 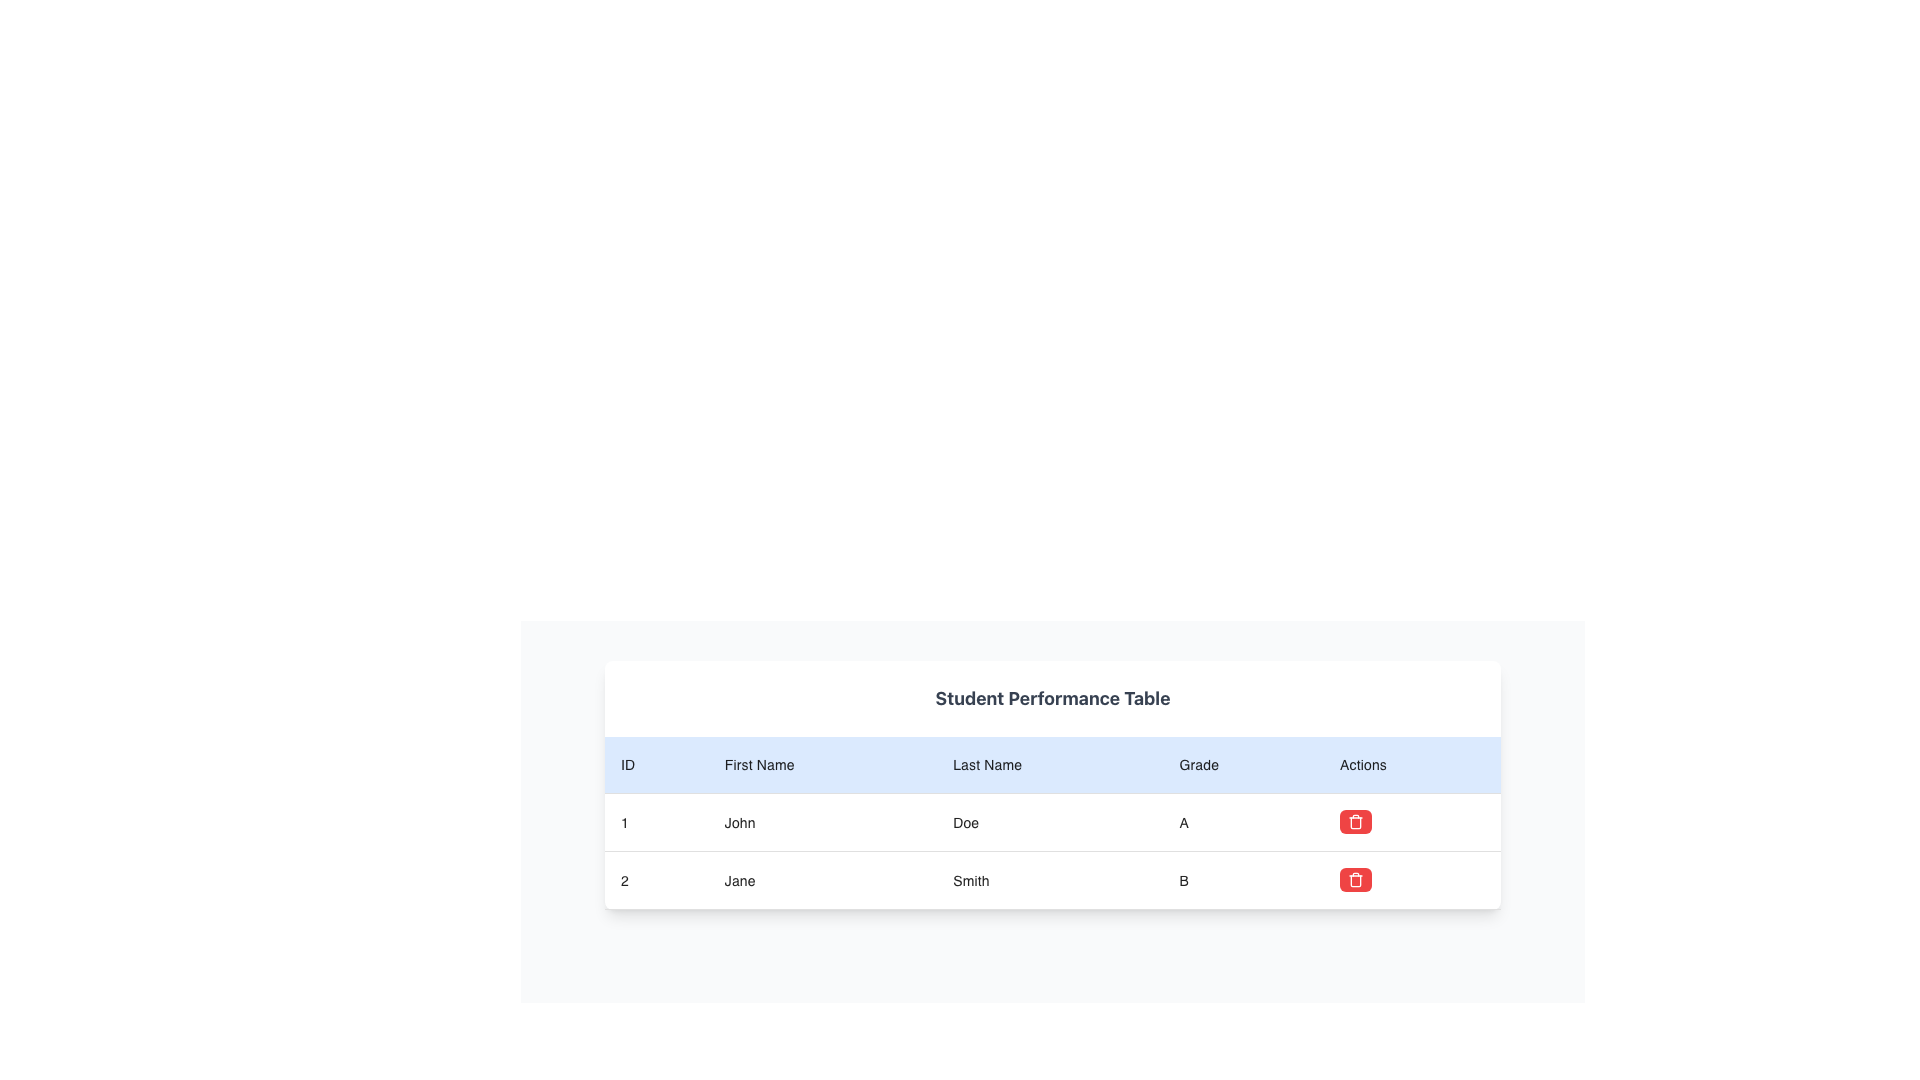 I want to click on the table cell displaying the first name 'John' in the performance table, which is the second cell in the first row, located in the 'First Name' column, so click(x=822, y=822).